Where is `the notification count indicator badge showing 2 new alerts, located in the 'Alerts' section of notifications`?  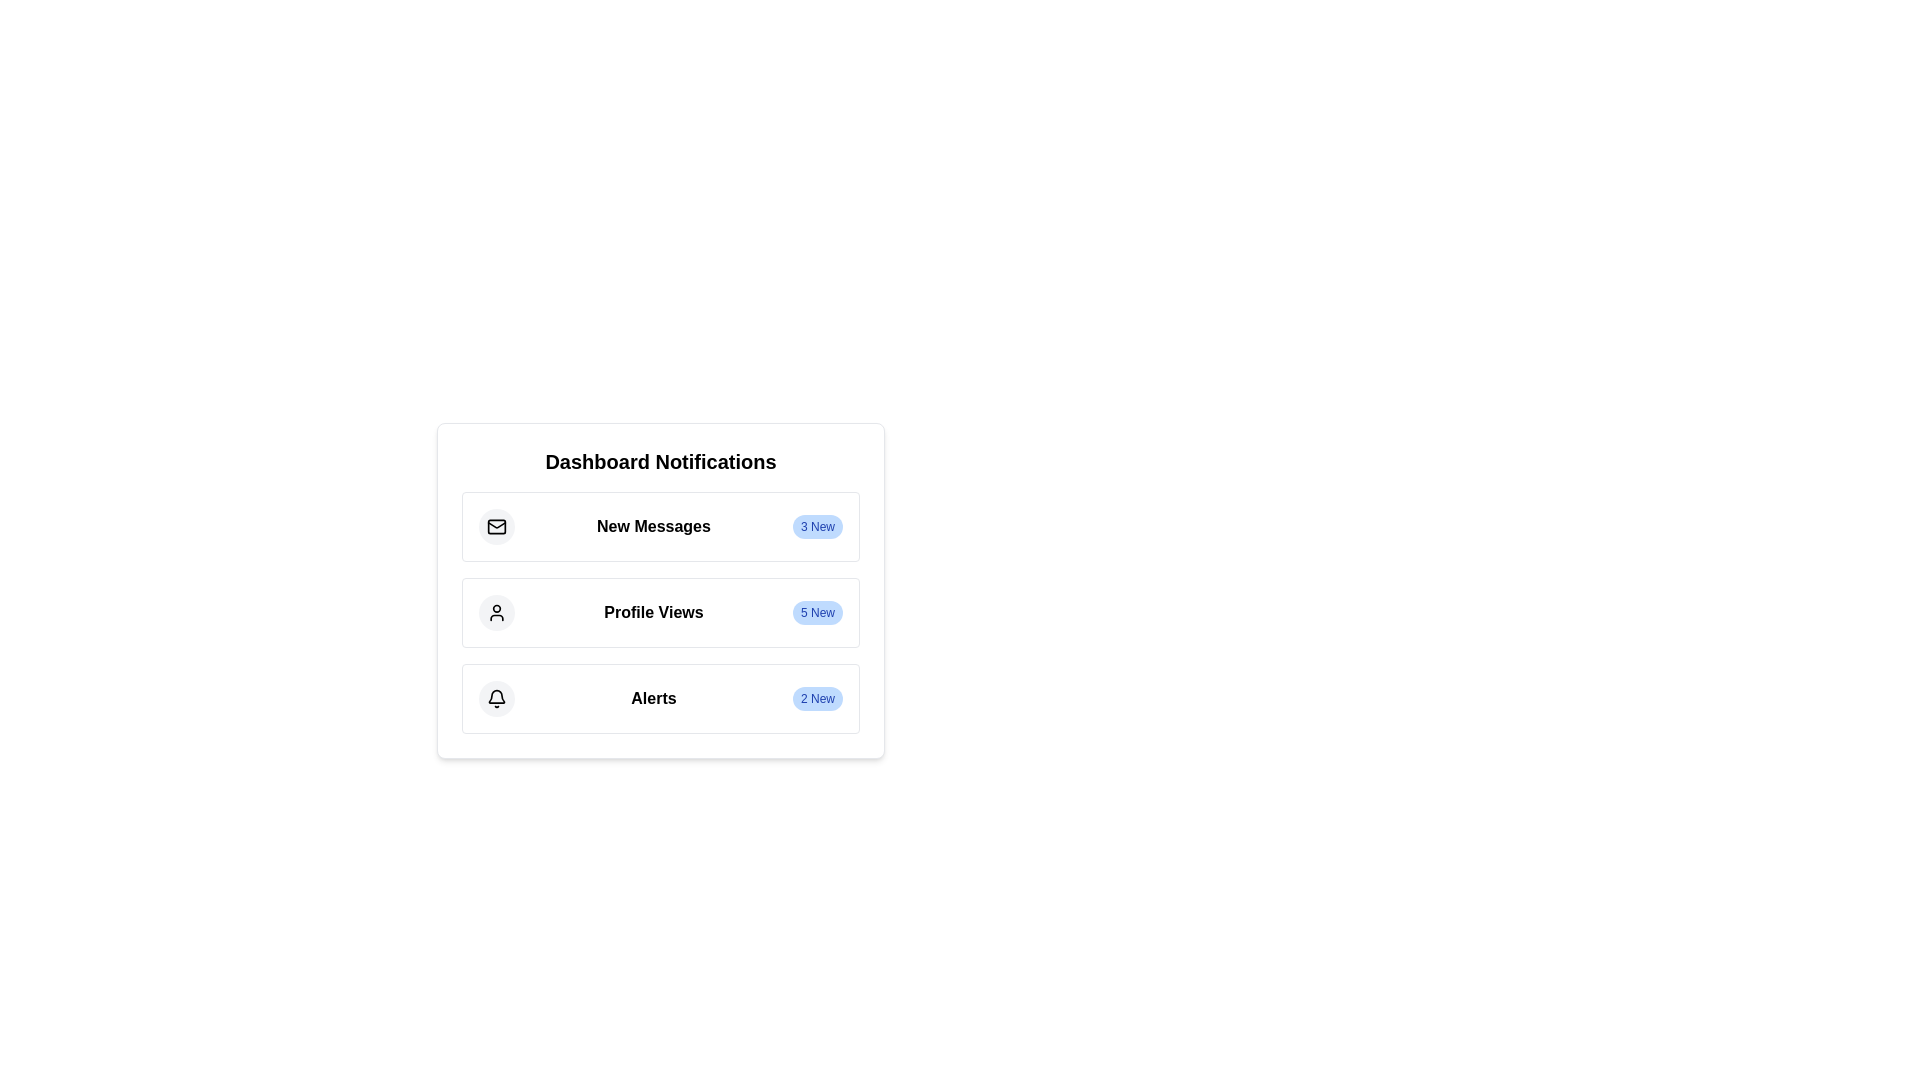
the notification count indicator badge showing 2 new alerts, located in the 'Alerts' section of notifications is located at coordinates (817, 697).